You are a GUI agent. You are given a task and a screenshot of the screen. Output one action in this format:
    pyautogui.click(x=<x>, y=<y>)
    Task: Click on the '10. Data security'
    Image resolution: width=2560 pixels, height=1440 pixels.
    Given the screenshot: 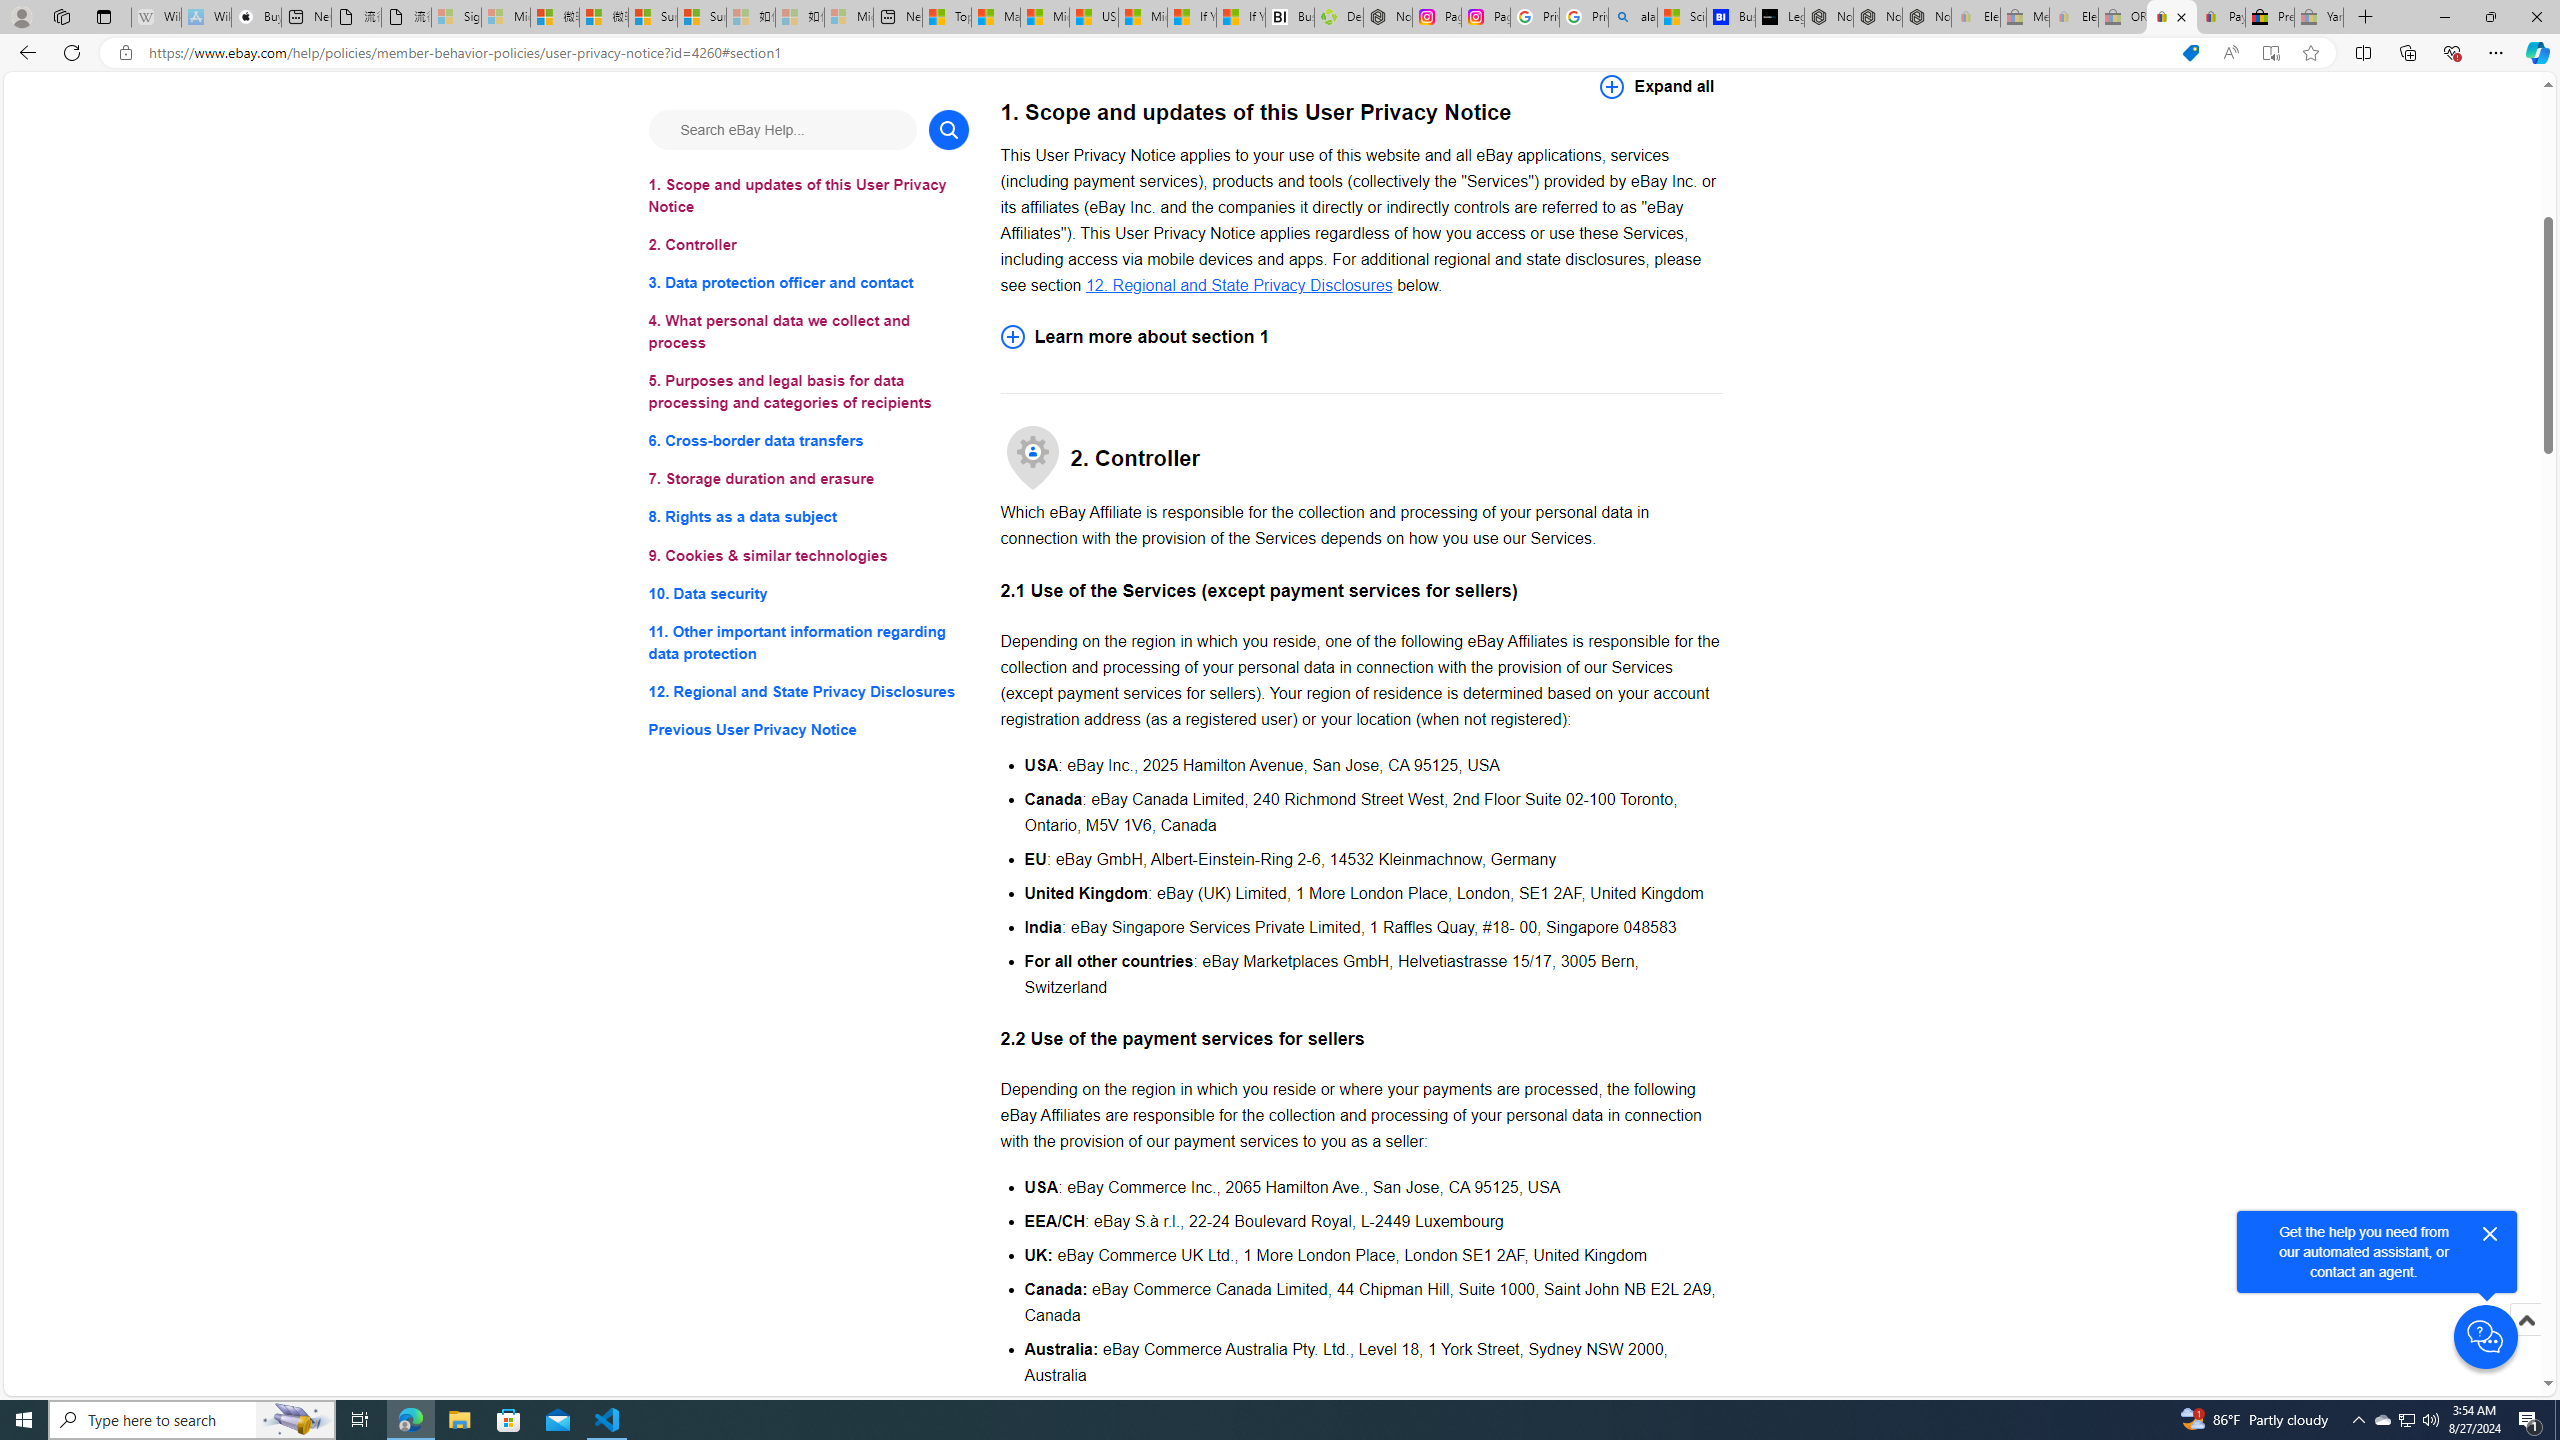 What is the action you would take?
    pyautogui.click(x=807, y=593)
    